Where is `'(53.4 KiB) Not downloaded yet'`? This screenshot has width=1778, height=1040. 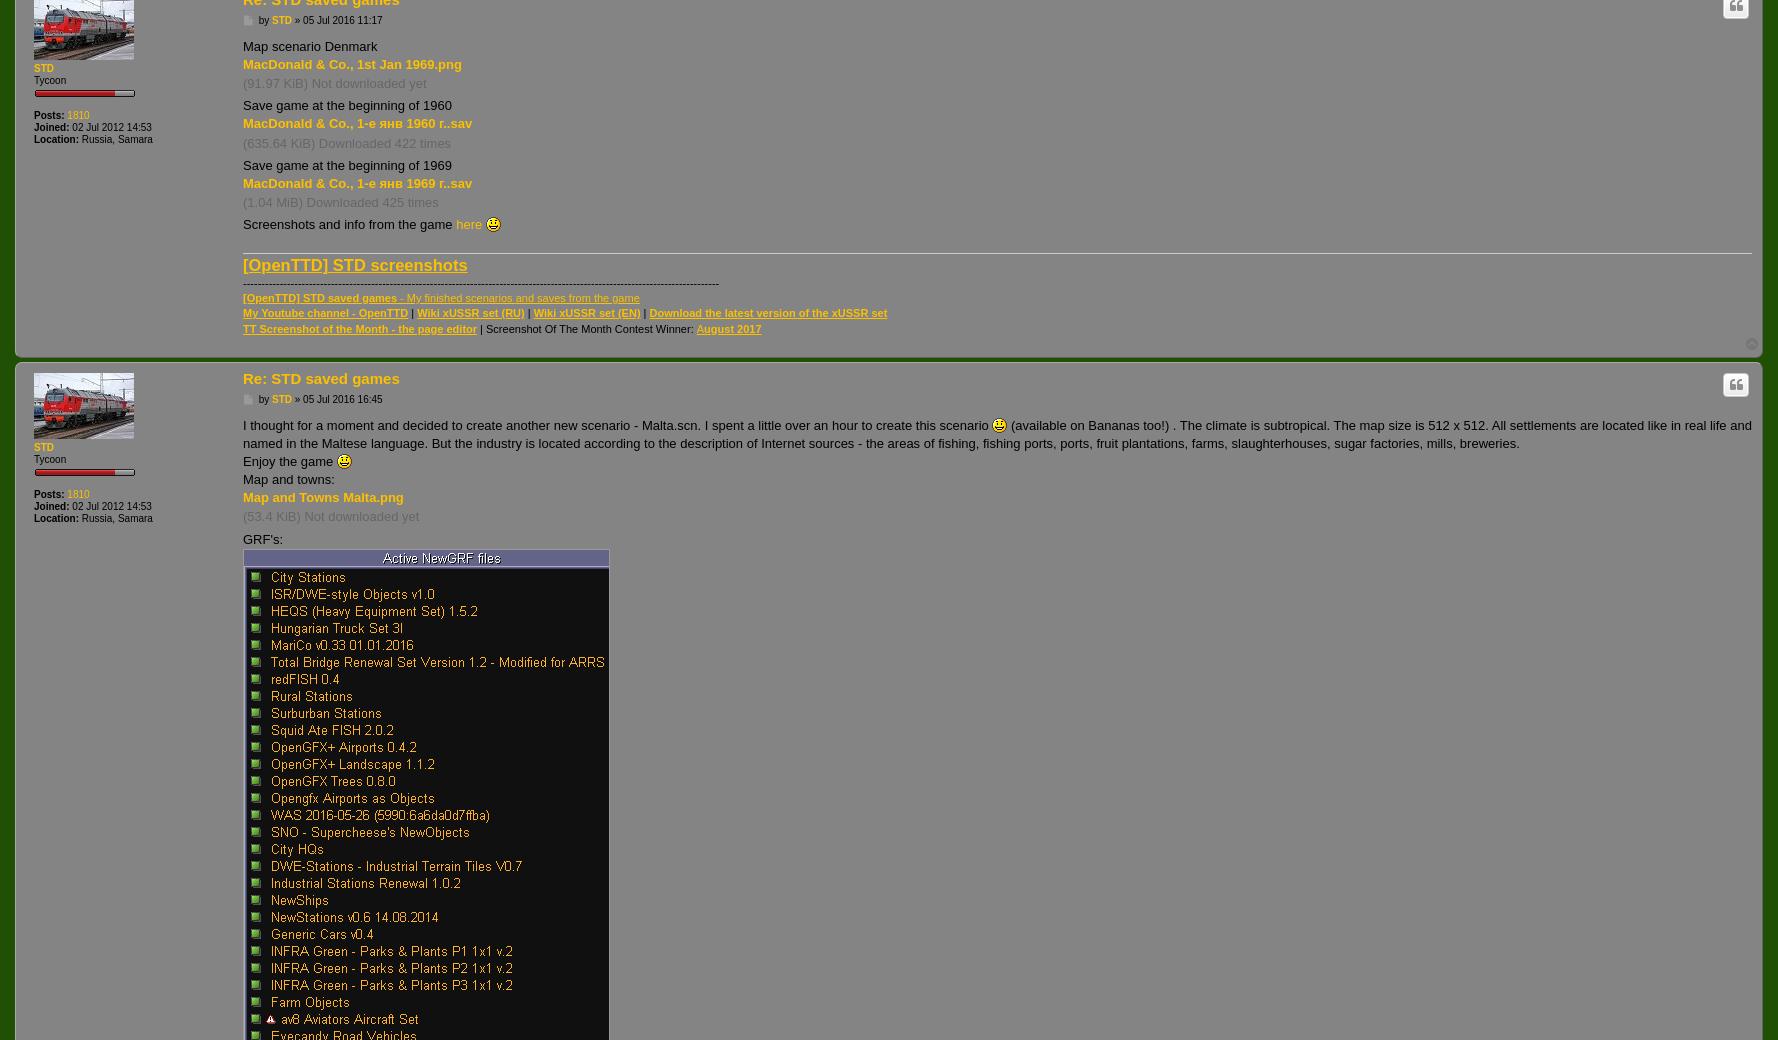 '(53.4 KiB) Not downloaded yet' is located at coordinates (330, 516).